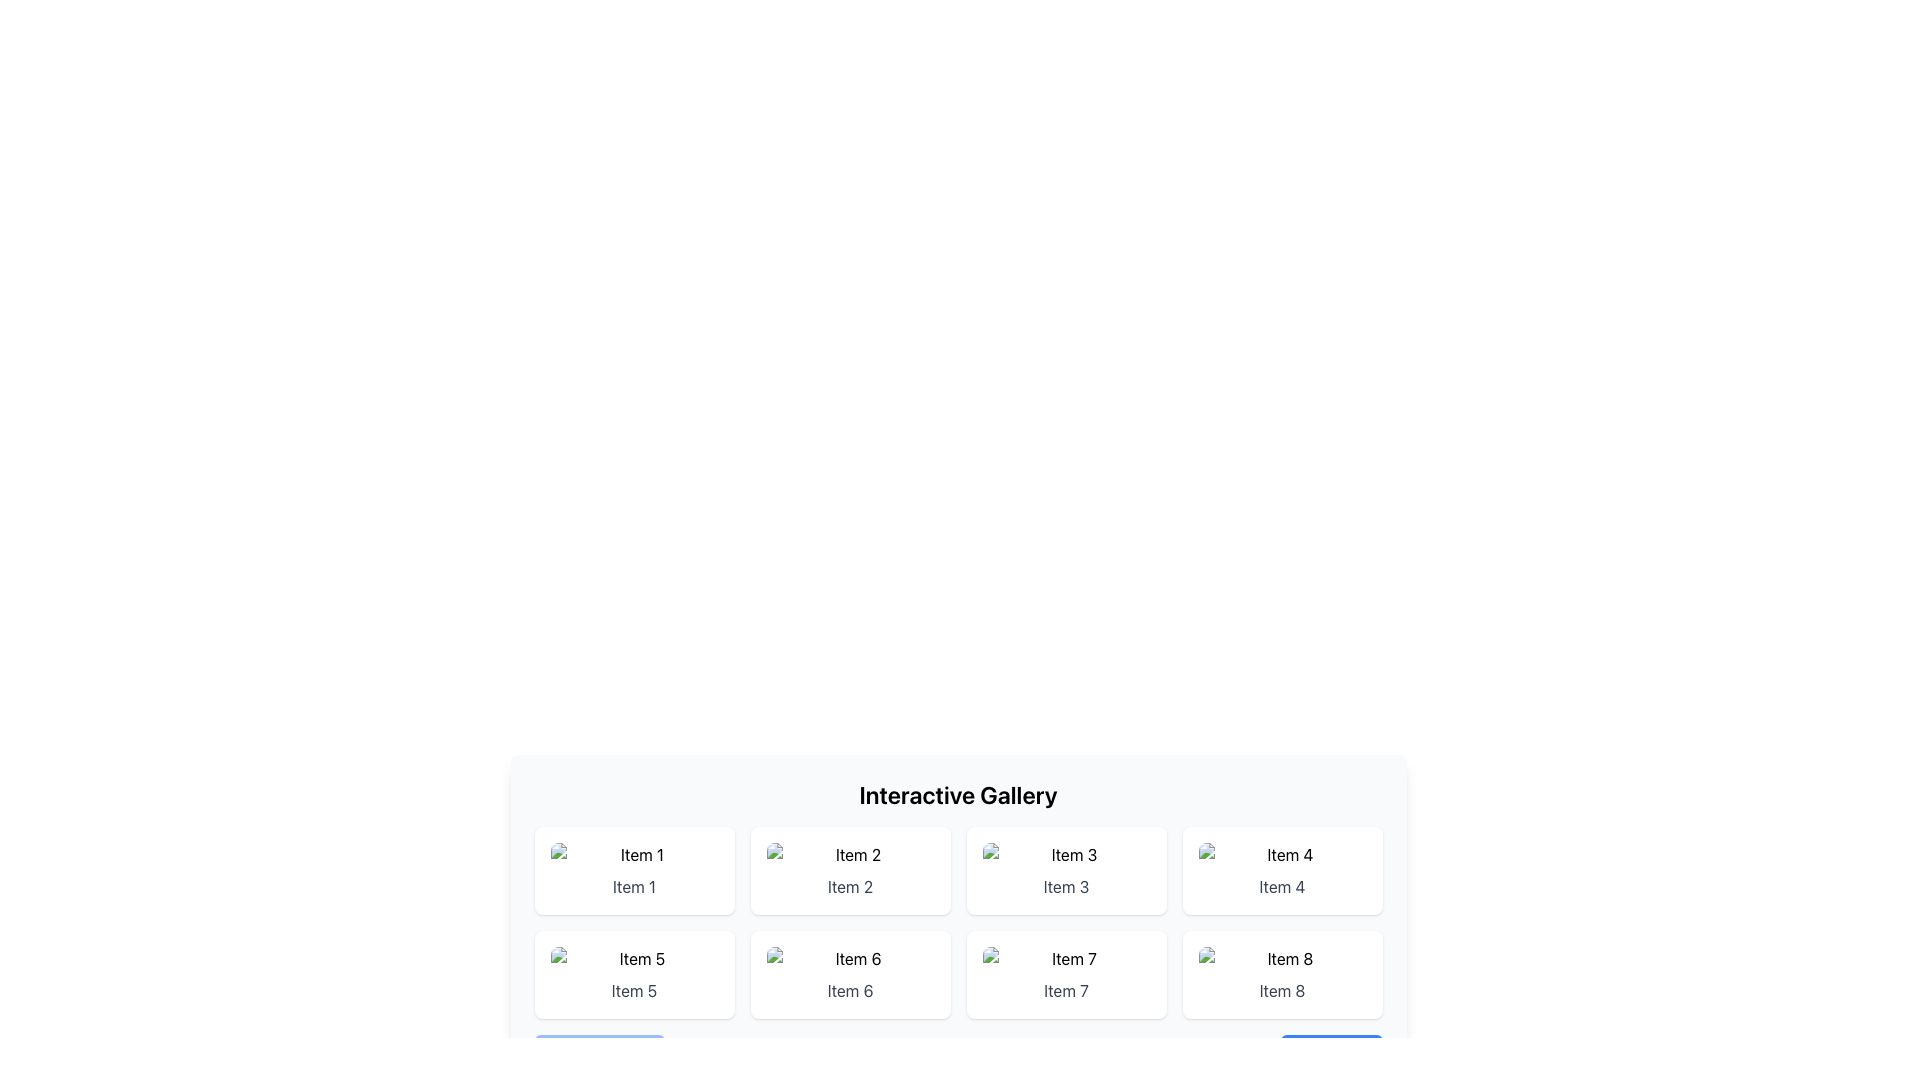  What do you see at coordinates (1065, 855) in the screenshot?
I see `the image representing 'Item 3'` at bounding box center [1065, 855].